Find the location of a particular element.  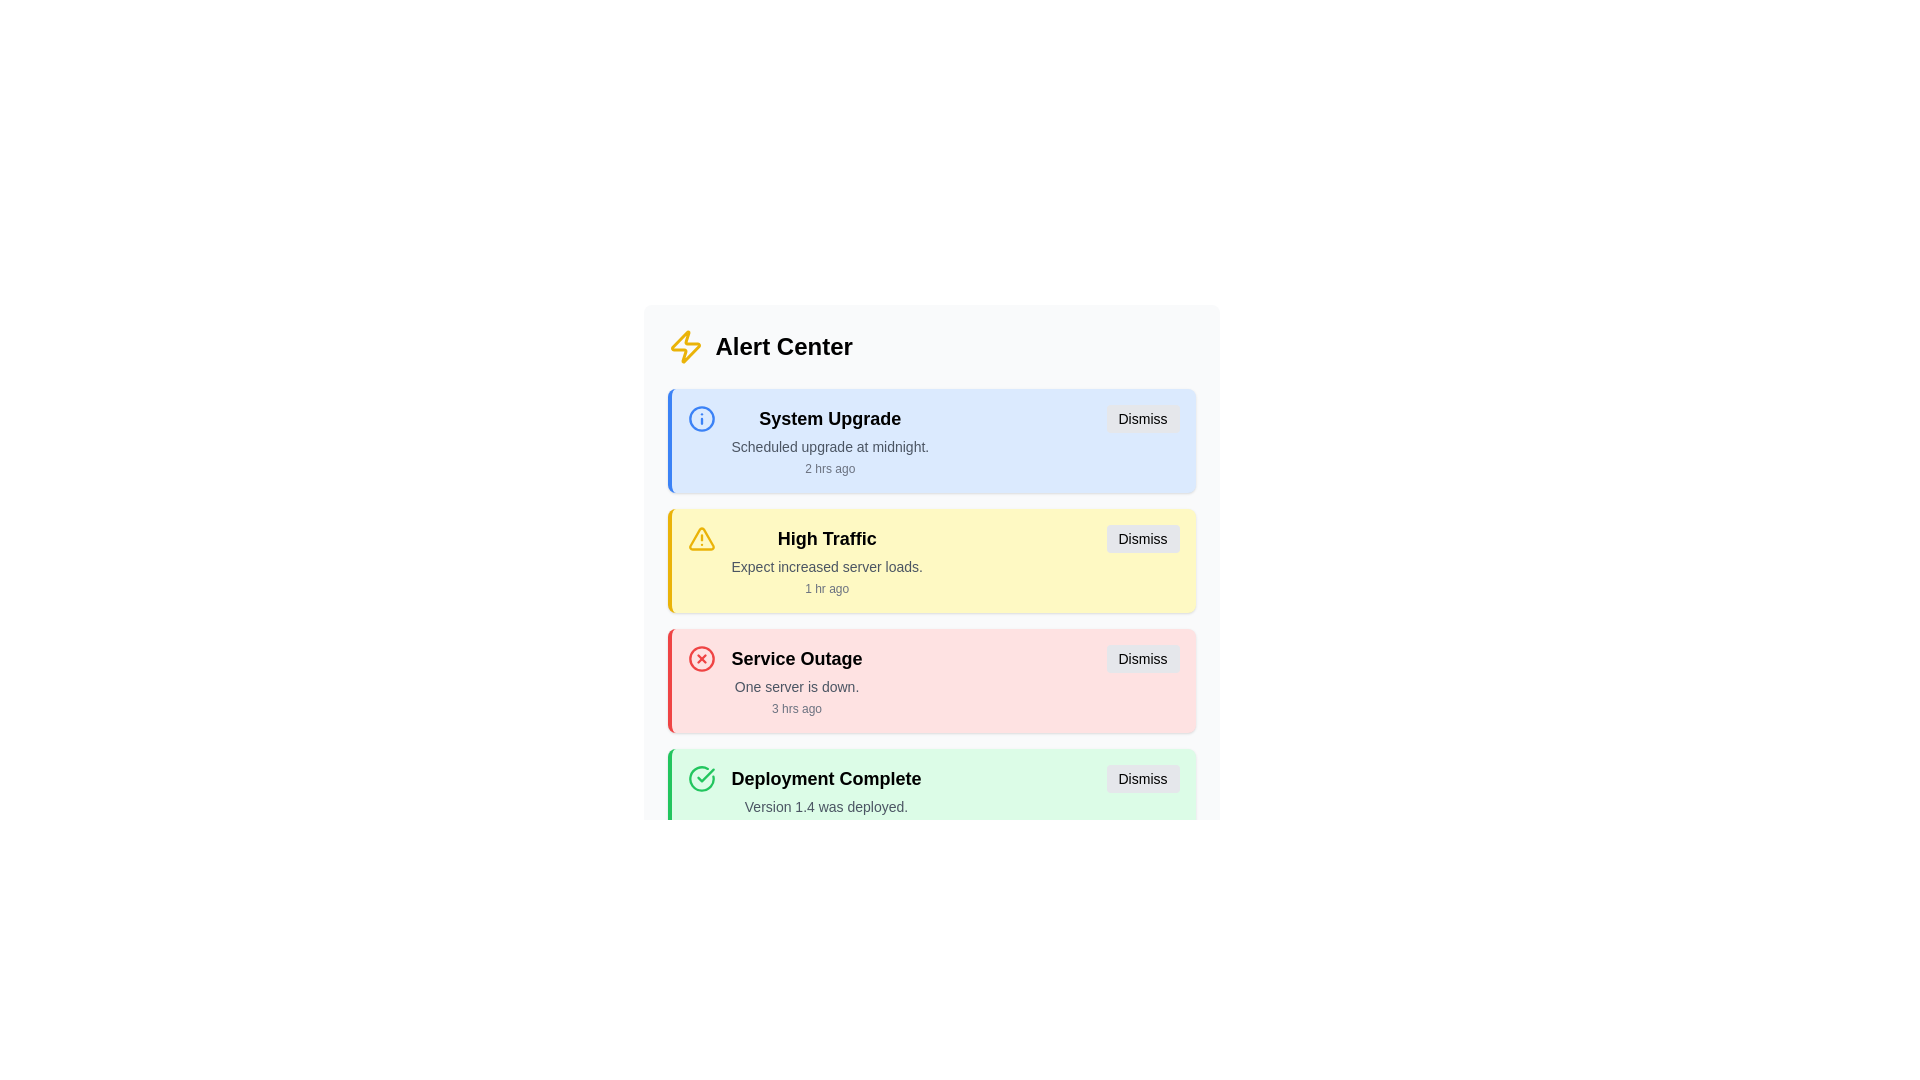

the static text label displaying '1 hr ago', which is aligned below the 'Expect increased server loads.' text within the yellow-highlighted notification entry labeled 'High Traffic' on the 'Alert Center' page is located at coordinates (827, 588).